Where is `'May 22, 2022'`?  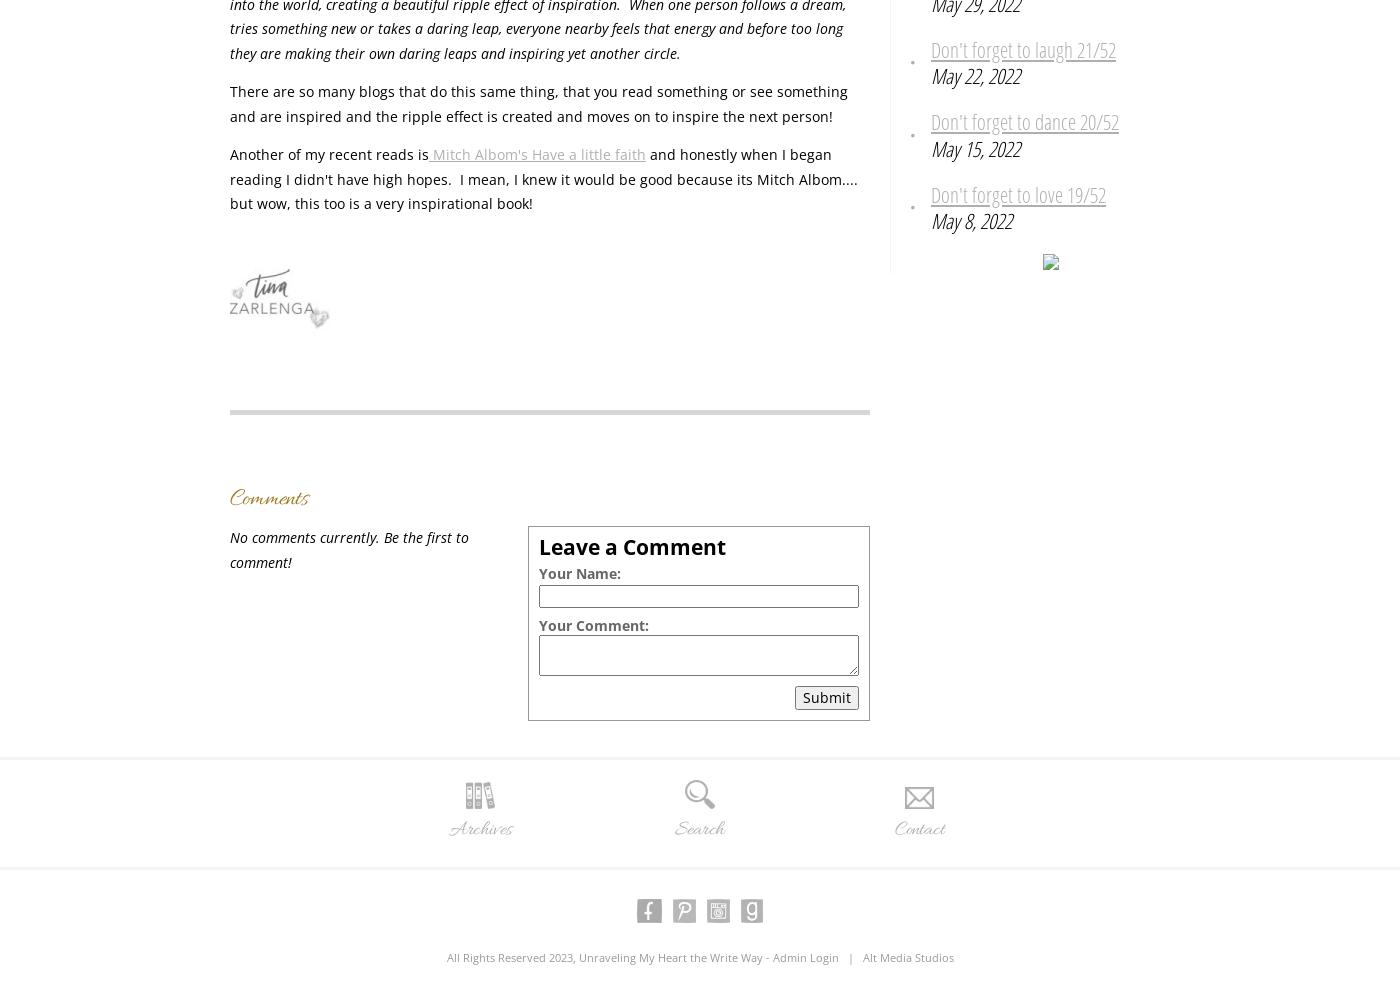 'May 22, 2022' is located at coordinates (975, 74).